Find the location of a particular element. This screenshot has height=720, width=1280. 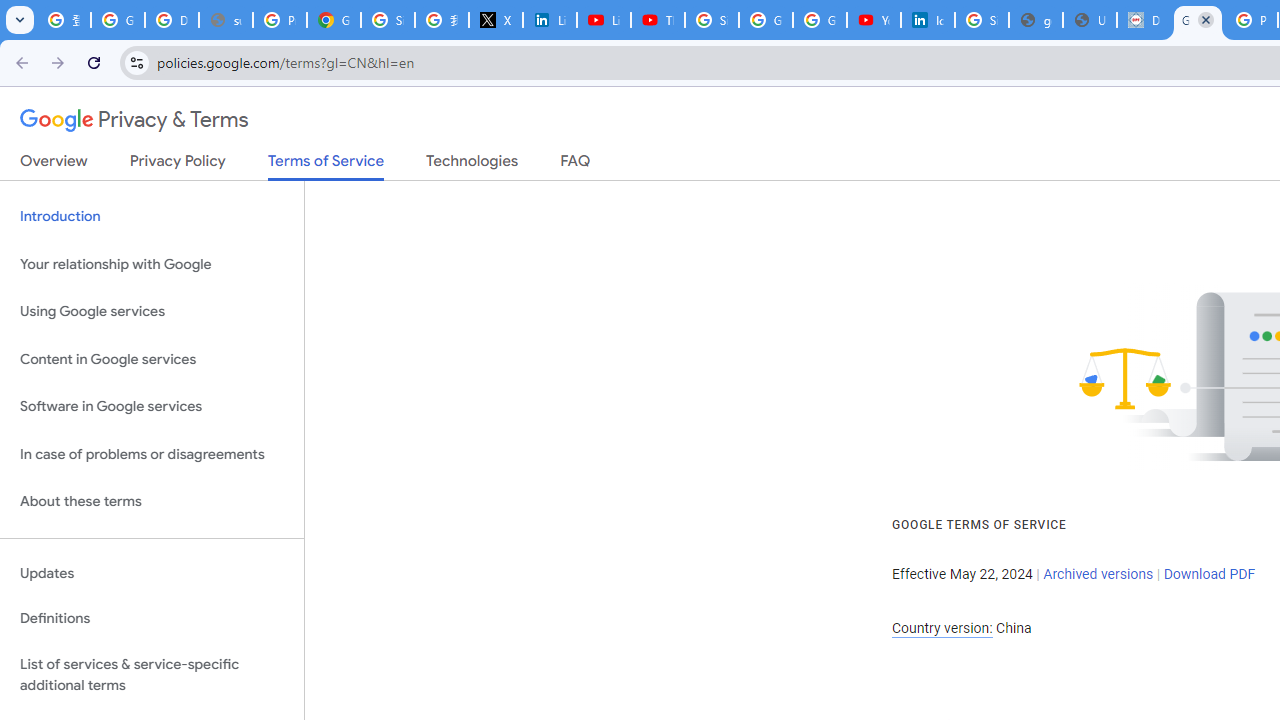

'Download PDF' is located at coordinates (1208, 574).